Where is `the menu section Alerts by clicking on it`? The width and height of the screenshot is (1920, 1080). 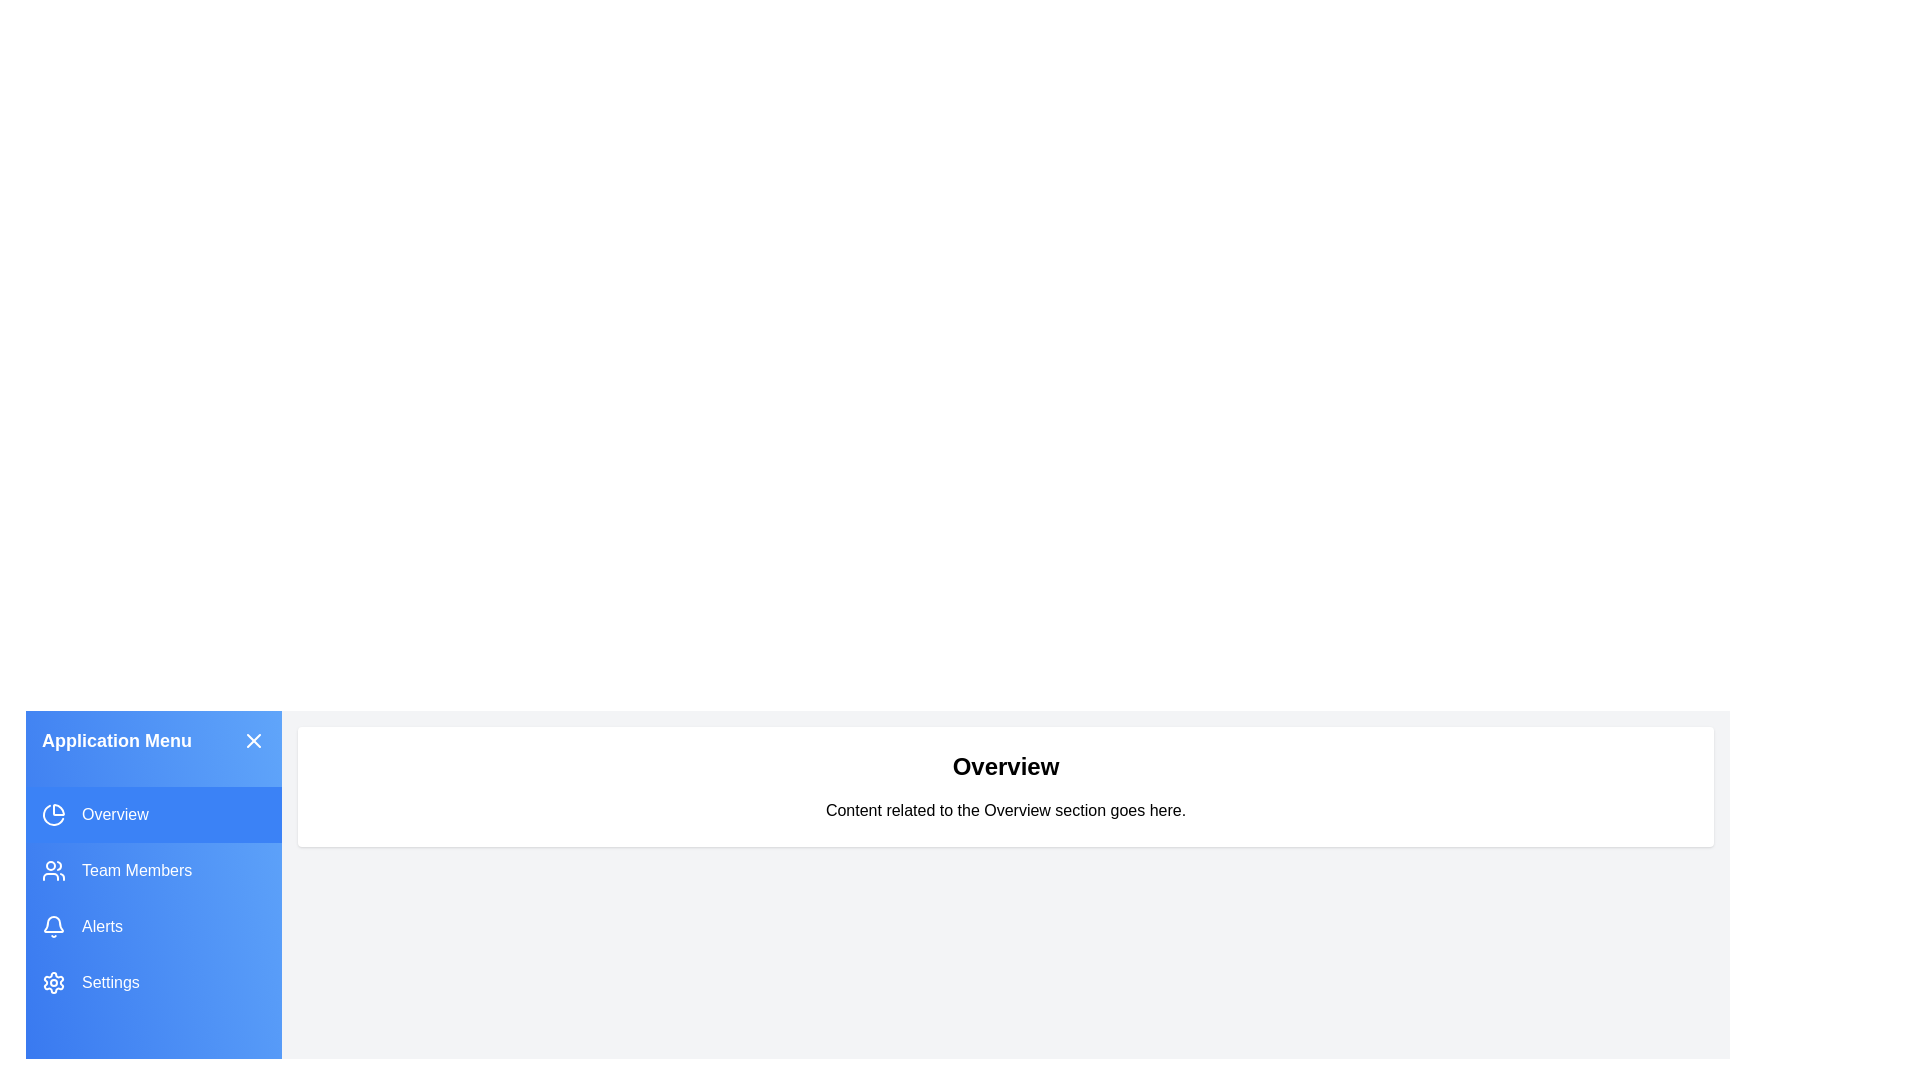
the menu section Alerts by clicking on it is located at coordinates (152, 926).